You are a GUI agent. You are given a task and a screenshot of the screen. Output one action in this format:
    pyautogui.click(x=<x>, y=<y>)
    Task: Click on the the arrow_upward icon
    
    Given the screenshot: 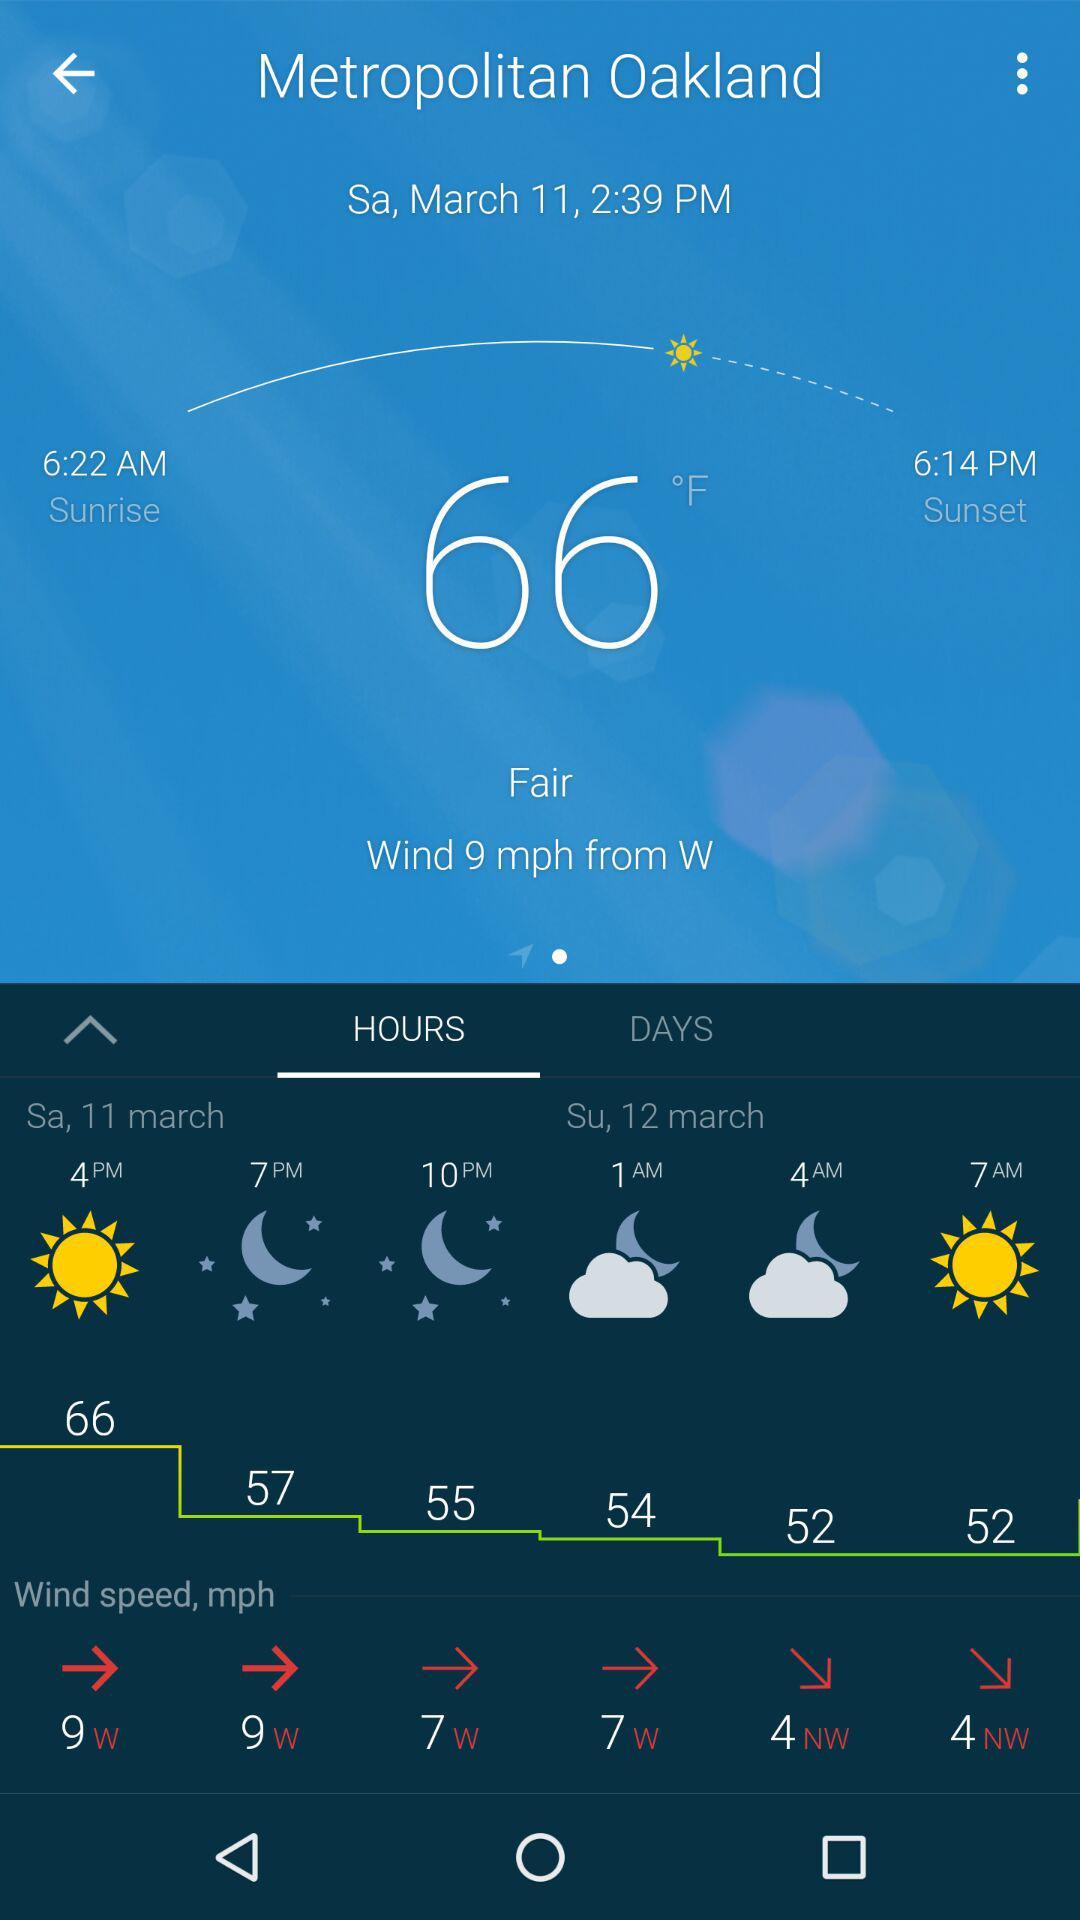 What is the action you would take?
    pyautogui.click(x=90, y=1030)
    